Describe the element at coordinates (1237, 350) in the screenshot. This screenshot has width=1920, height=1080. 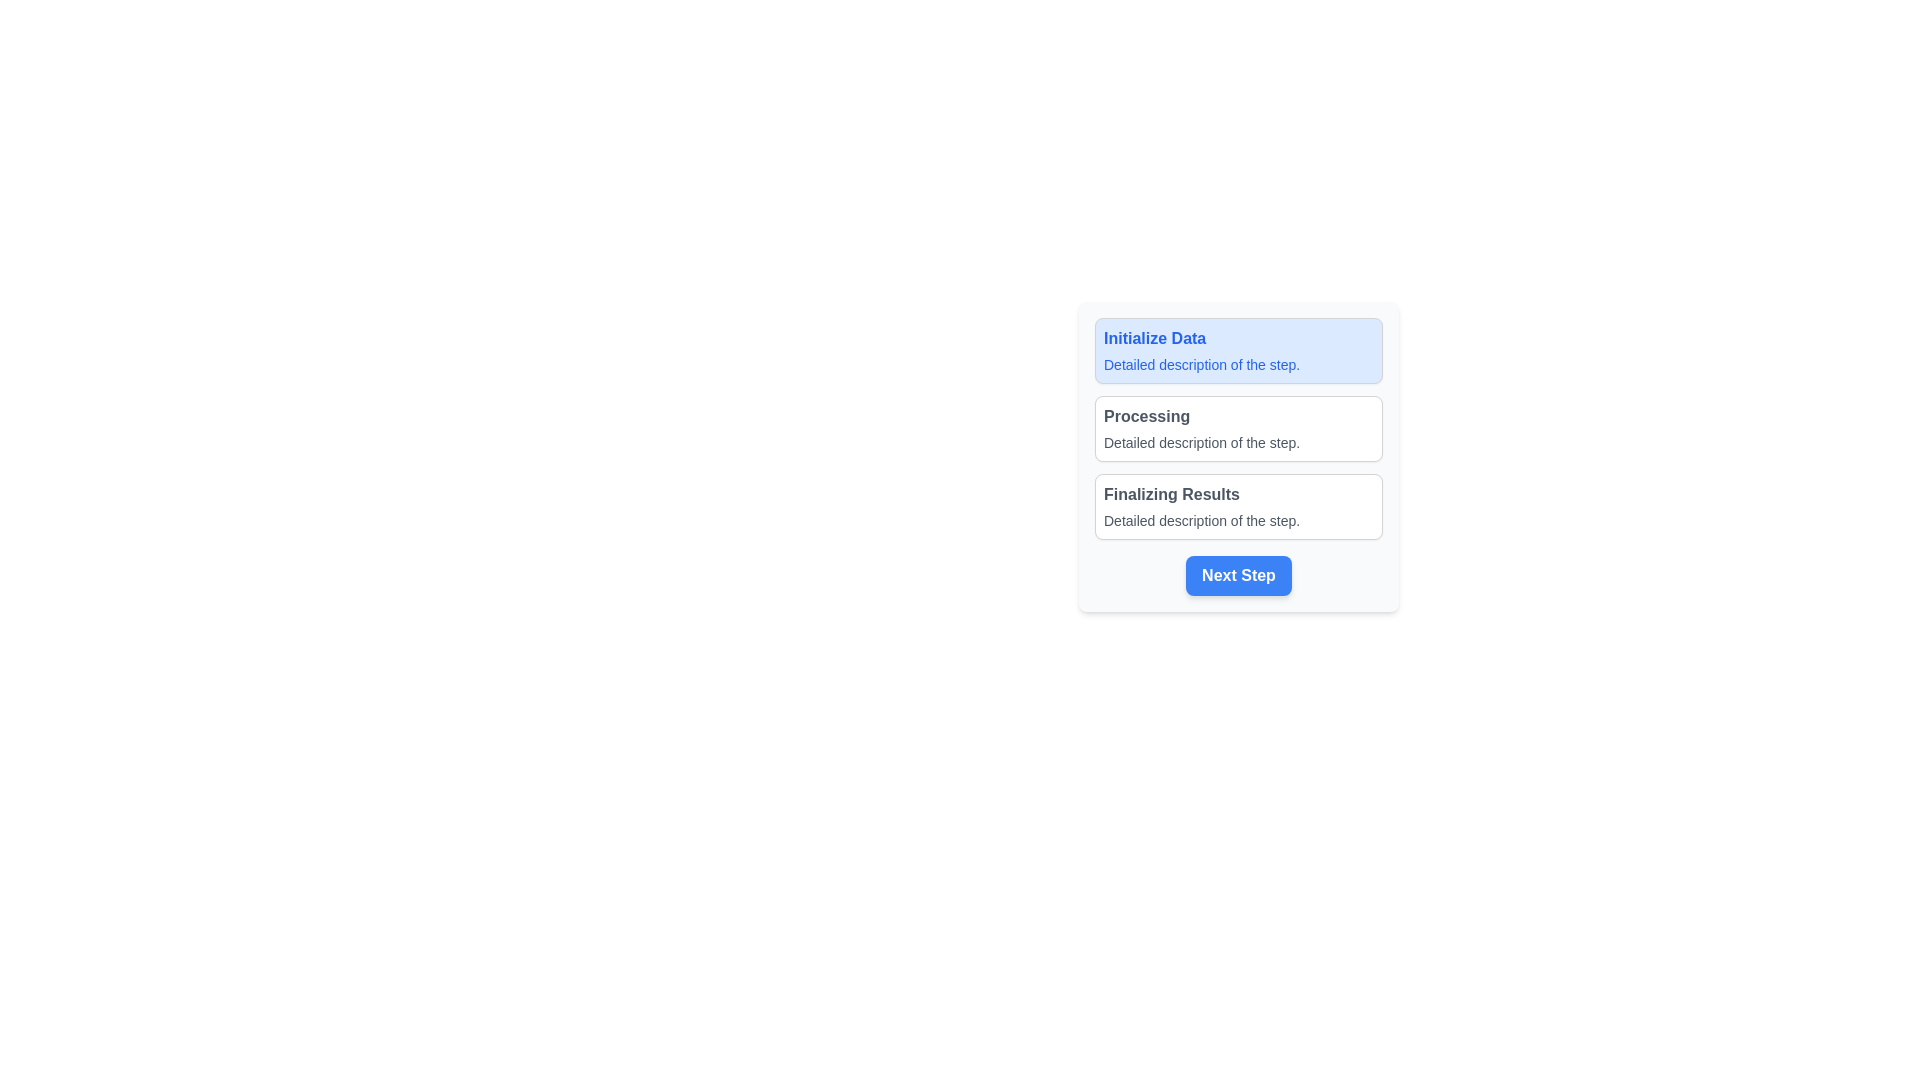
I see `descriptive text from the first panel section at the top of the vertically stacked list` at that location.